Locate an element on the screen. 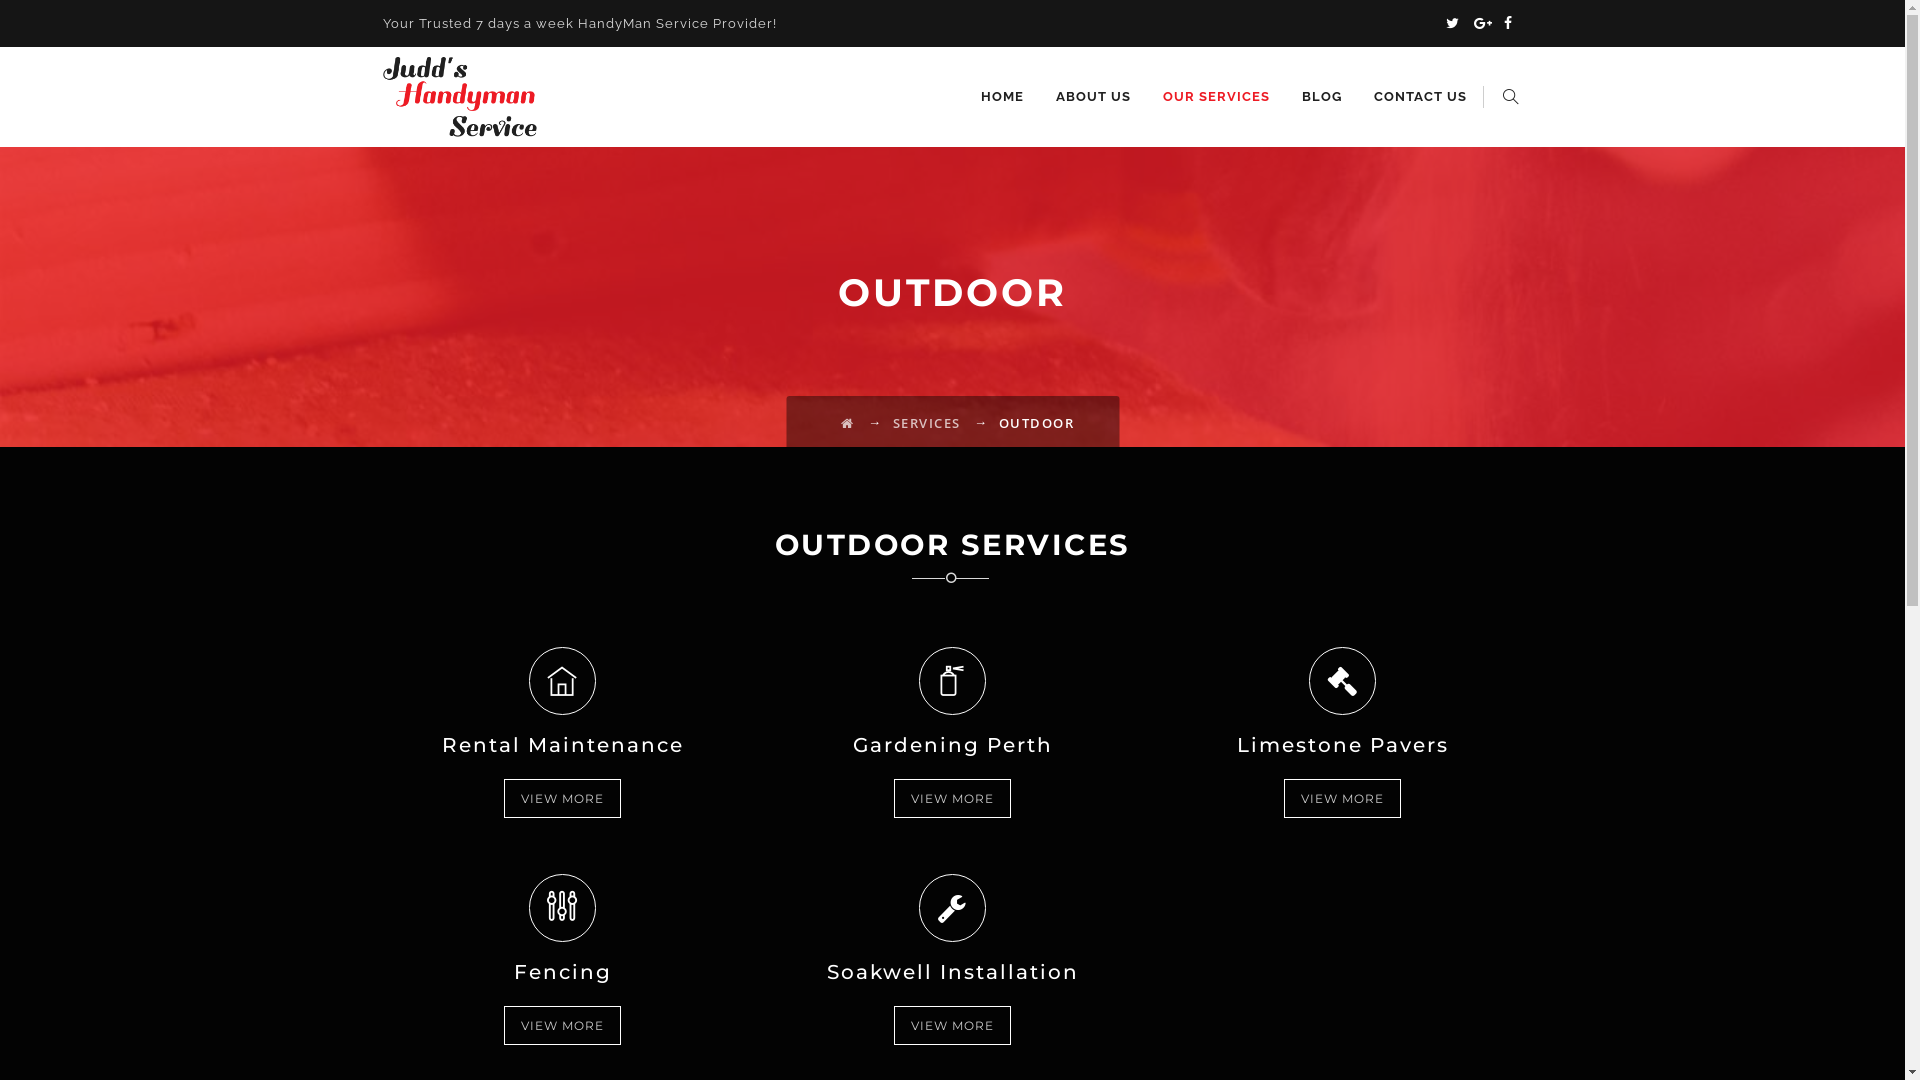 The image size is (1920, 1080). 'BLOG' is located at coordinates (1321, 96).